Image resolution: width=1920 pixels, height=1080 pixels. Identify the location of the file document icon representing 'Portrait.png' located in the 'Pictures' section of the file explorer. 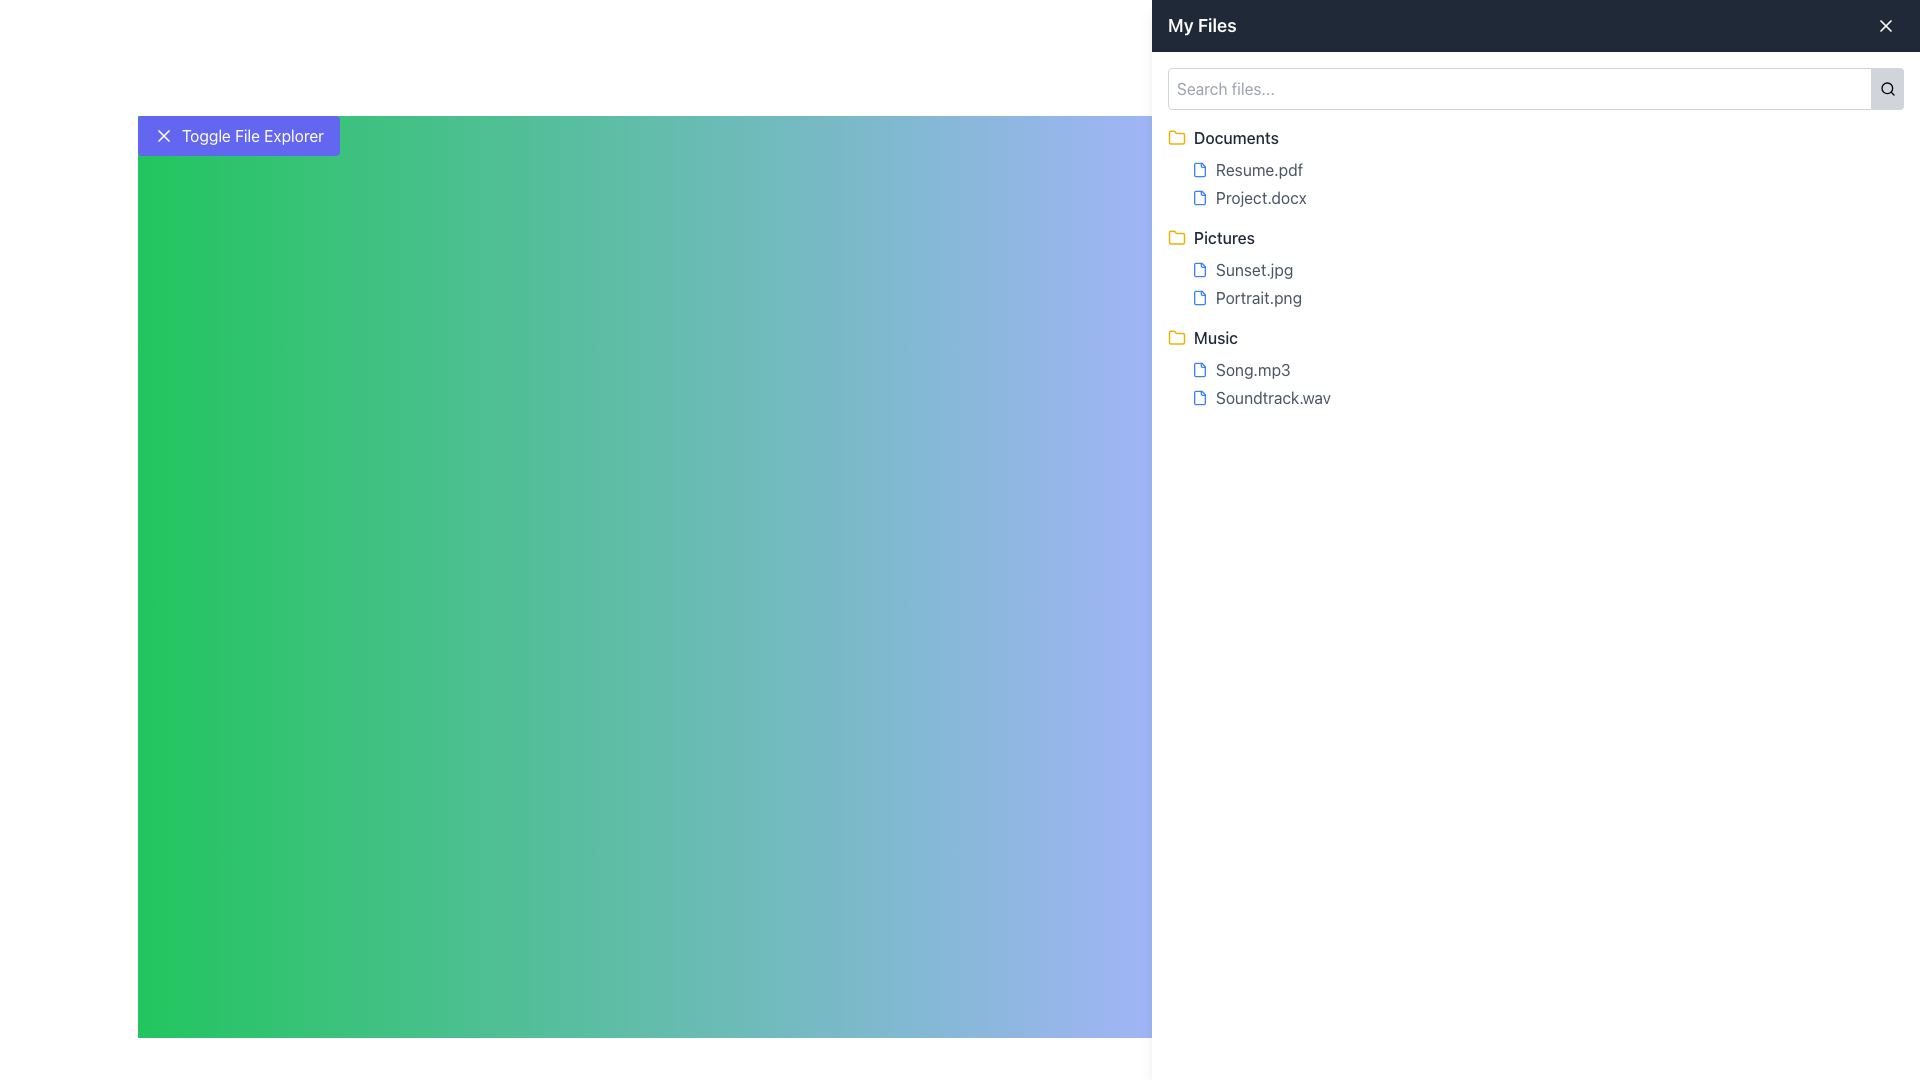
(1200, 297).